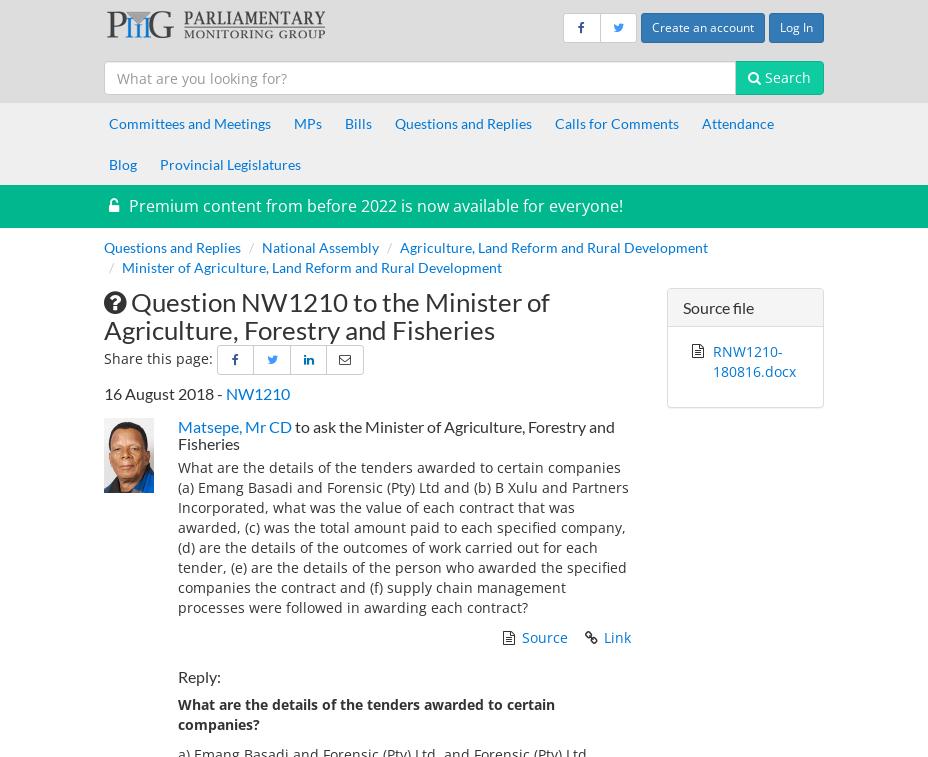  What do you see at coordinates (403, 536) in the screenshot?
I see `'What are the details of the tenders awarded to certain companies (a) Emang Basadi and Forensic (Pty) Ltd and (b) B Xulu and Partners Incorporated, what was the value of each contract that was awarded, (c) was the total amount paid to each specified company, (d) are the details of the outcomes of work carried out for each tender, (e) are the details of the person who awarded the specified companies the contract and (f) supply chain management processes were followed in awarding each contract?'` at bounding box center [403, 536].